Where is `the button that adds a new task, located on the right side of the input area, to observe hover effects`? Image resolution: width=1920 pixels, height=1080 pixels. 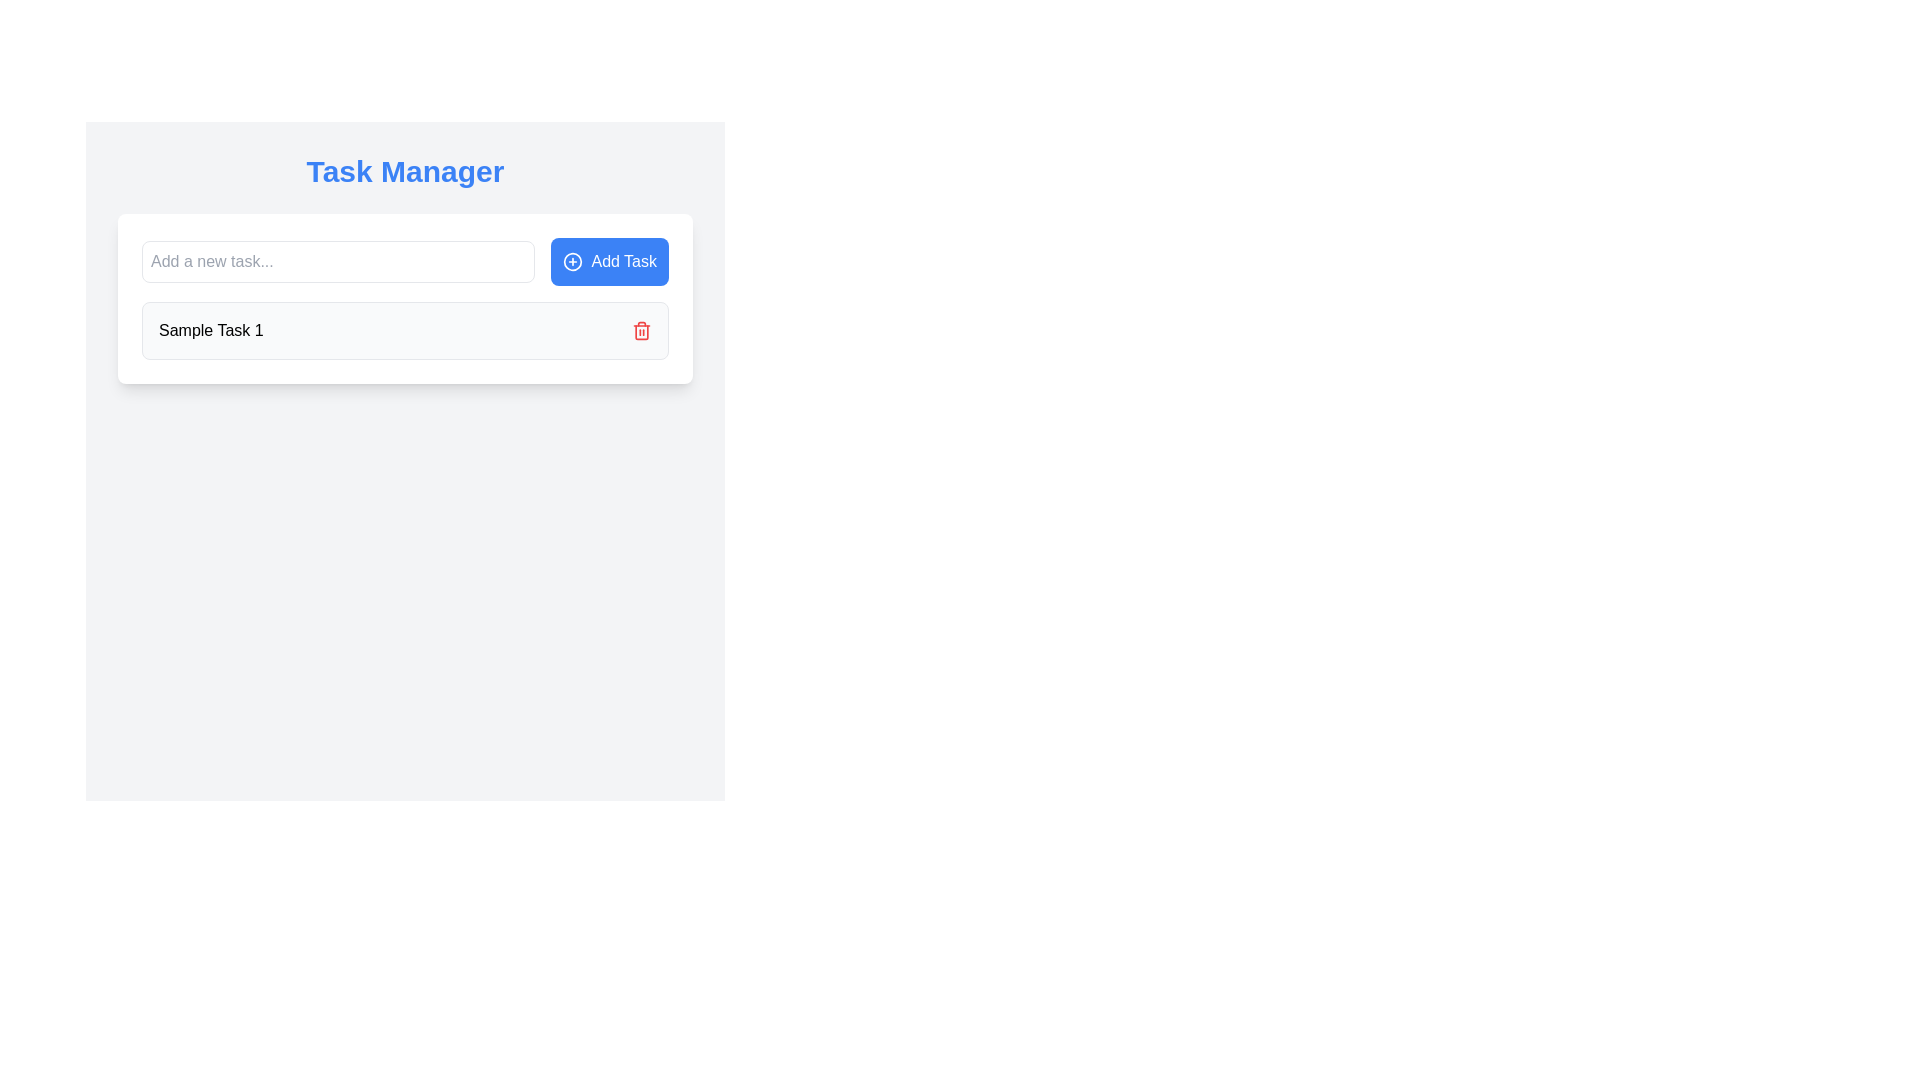
the button that adds a new task, located on the right side of the input area, to observe hover effects is located at coordinates (609, 261).